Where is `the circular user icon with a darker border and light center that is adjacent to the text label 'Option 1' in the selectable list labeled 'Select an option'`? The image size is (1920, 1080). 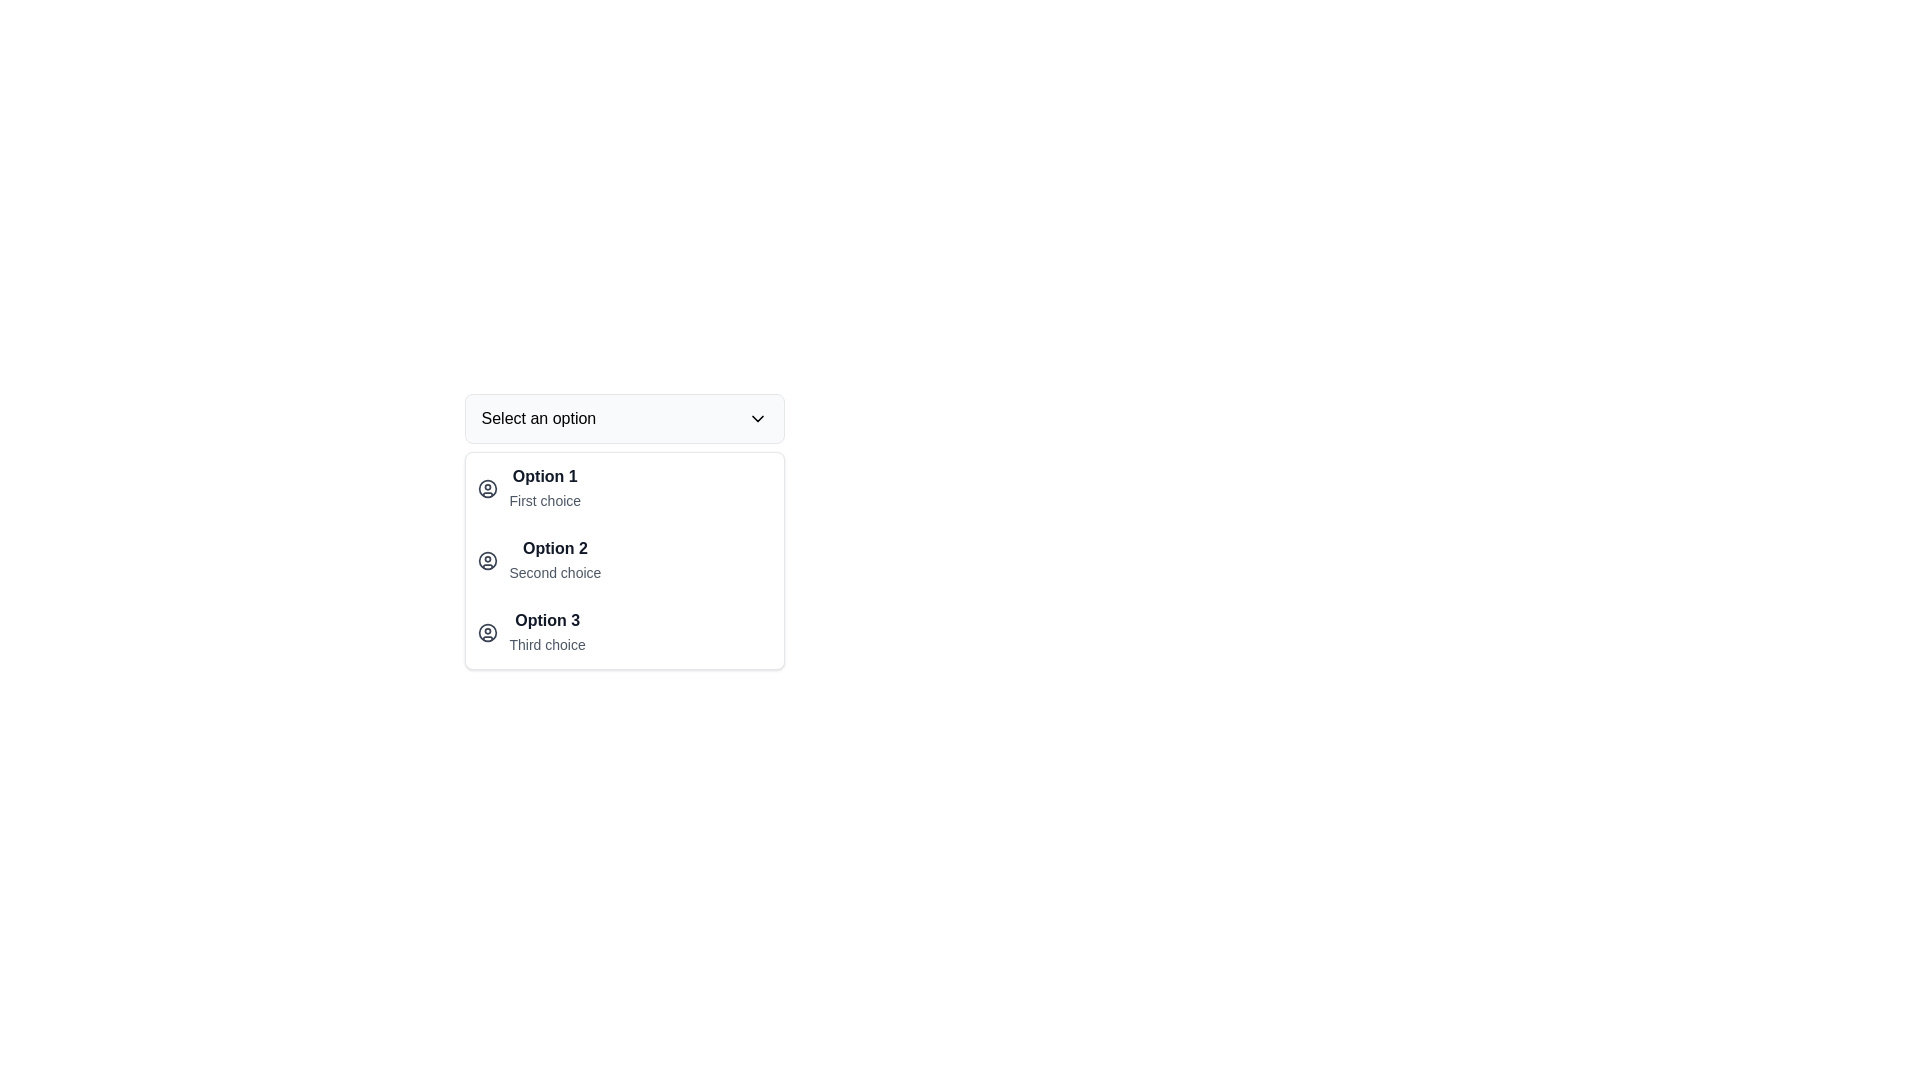
the circular user icon with a darker border and light center that is adjacent to the text label 'Option 1' in the selectable list labeled 'Select an option' is located at coordinates (487, 489).